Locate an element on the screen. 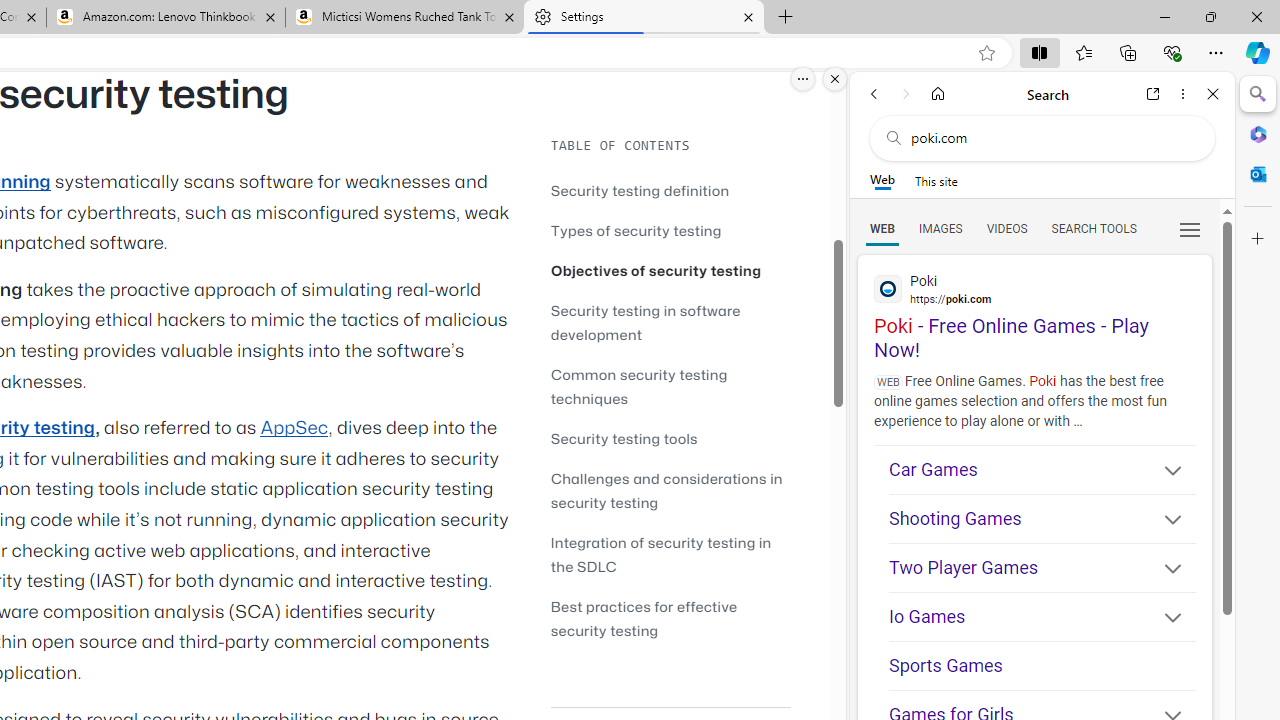  'Global web icon' is located at coordinates (887, 288).